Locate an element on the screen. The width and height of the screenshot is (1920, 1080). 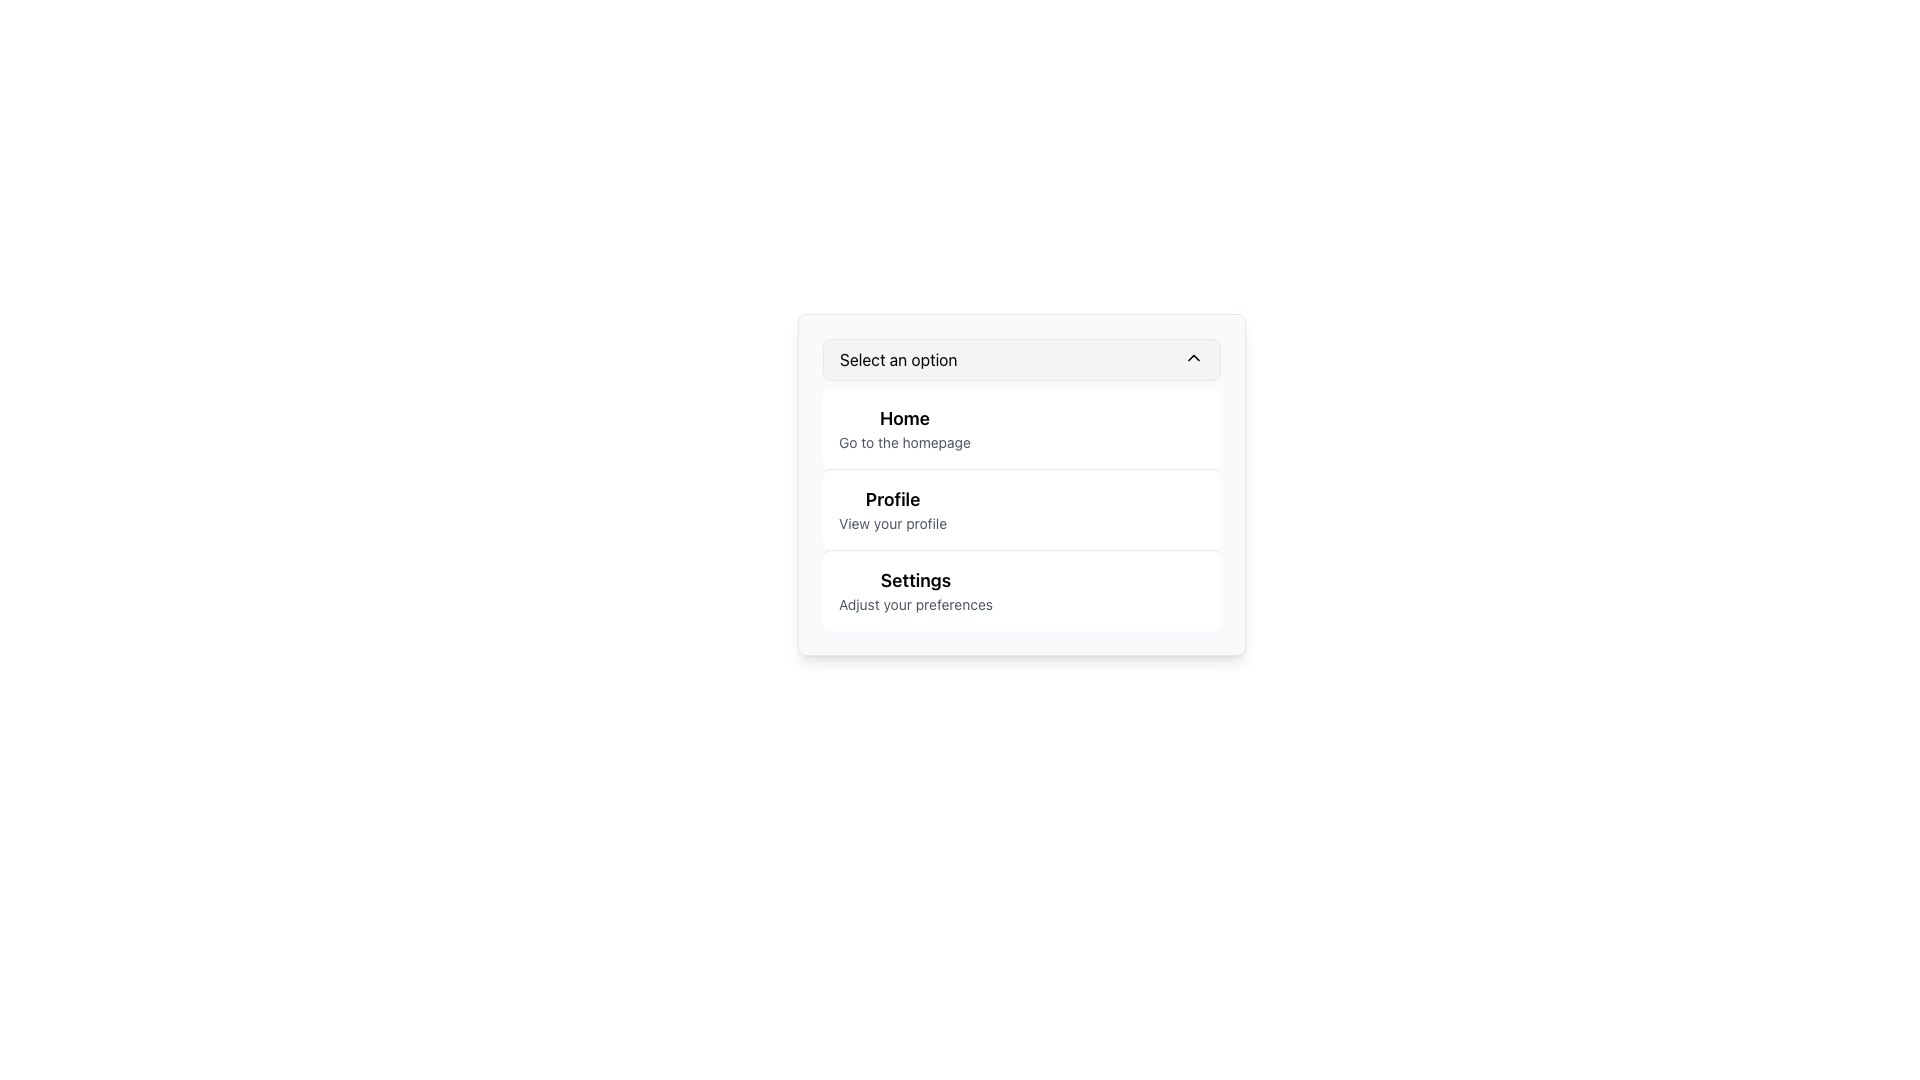
the bold text label that reads 'Profile', which is positioned above the smaller text 'View your profile' is located at coordinates (892, 499).